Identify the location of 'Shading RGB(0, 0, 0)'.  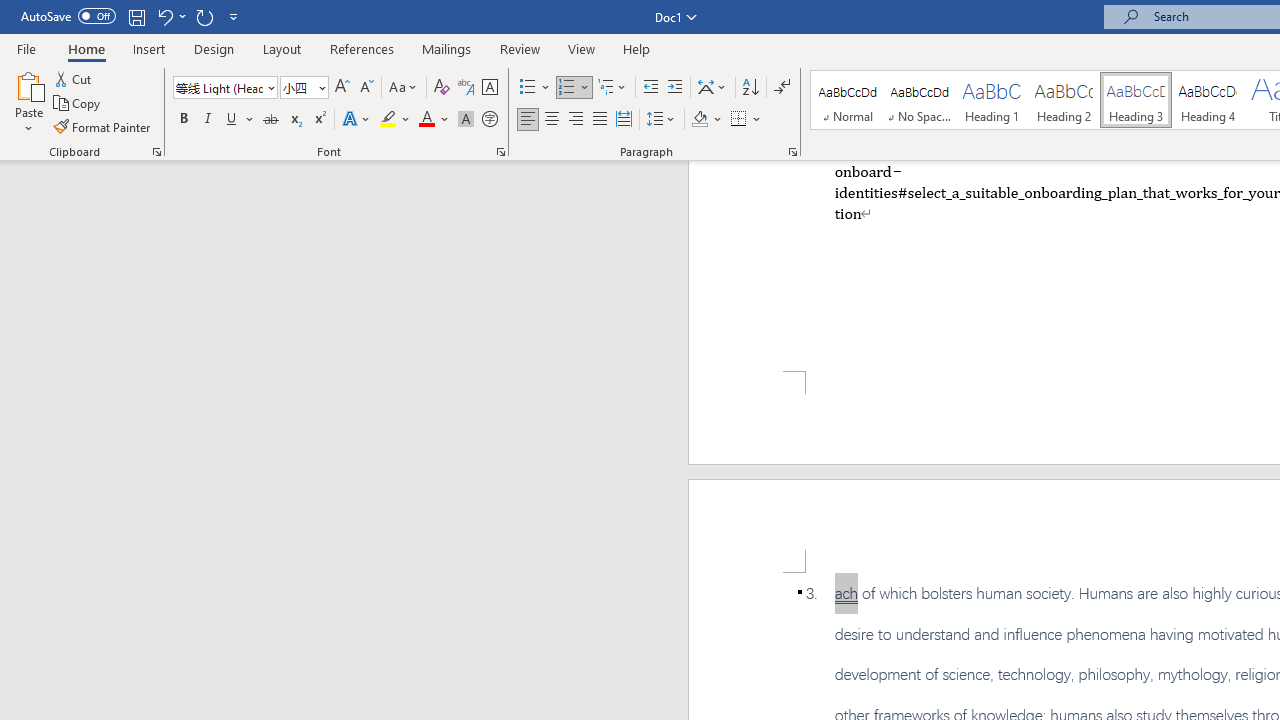
(699, 119).